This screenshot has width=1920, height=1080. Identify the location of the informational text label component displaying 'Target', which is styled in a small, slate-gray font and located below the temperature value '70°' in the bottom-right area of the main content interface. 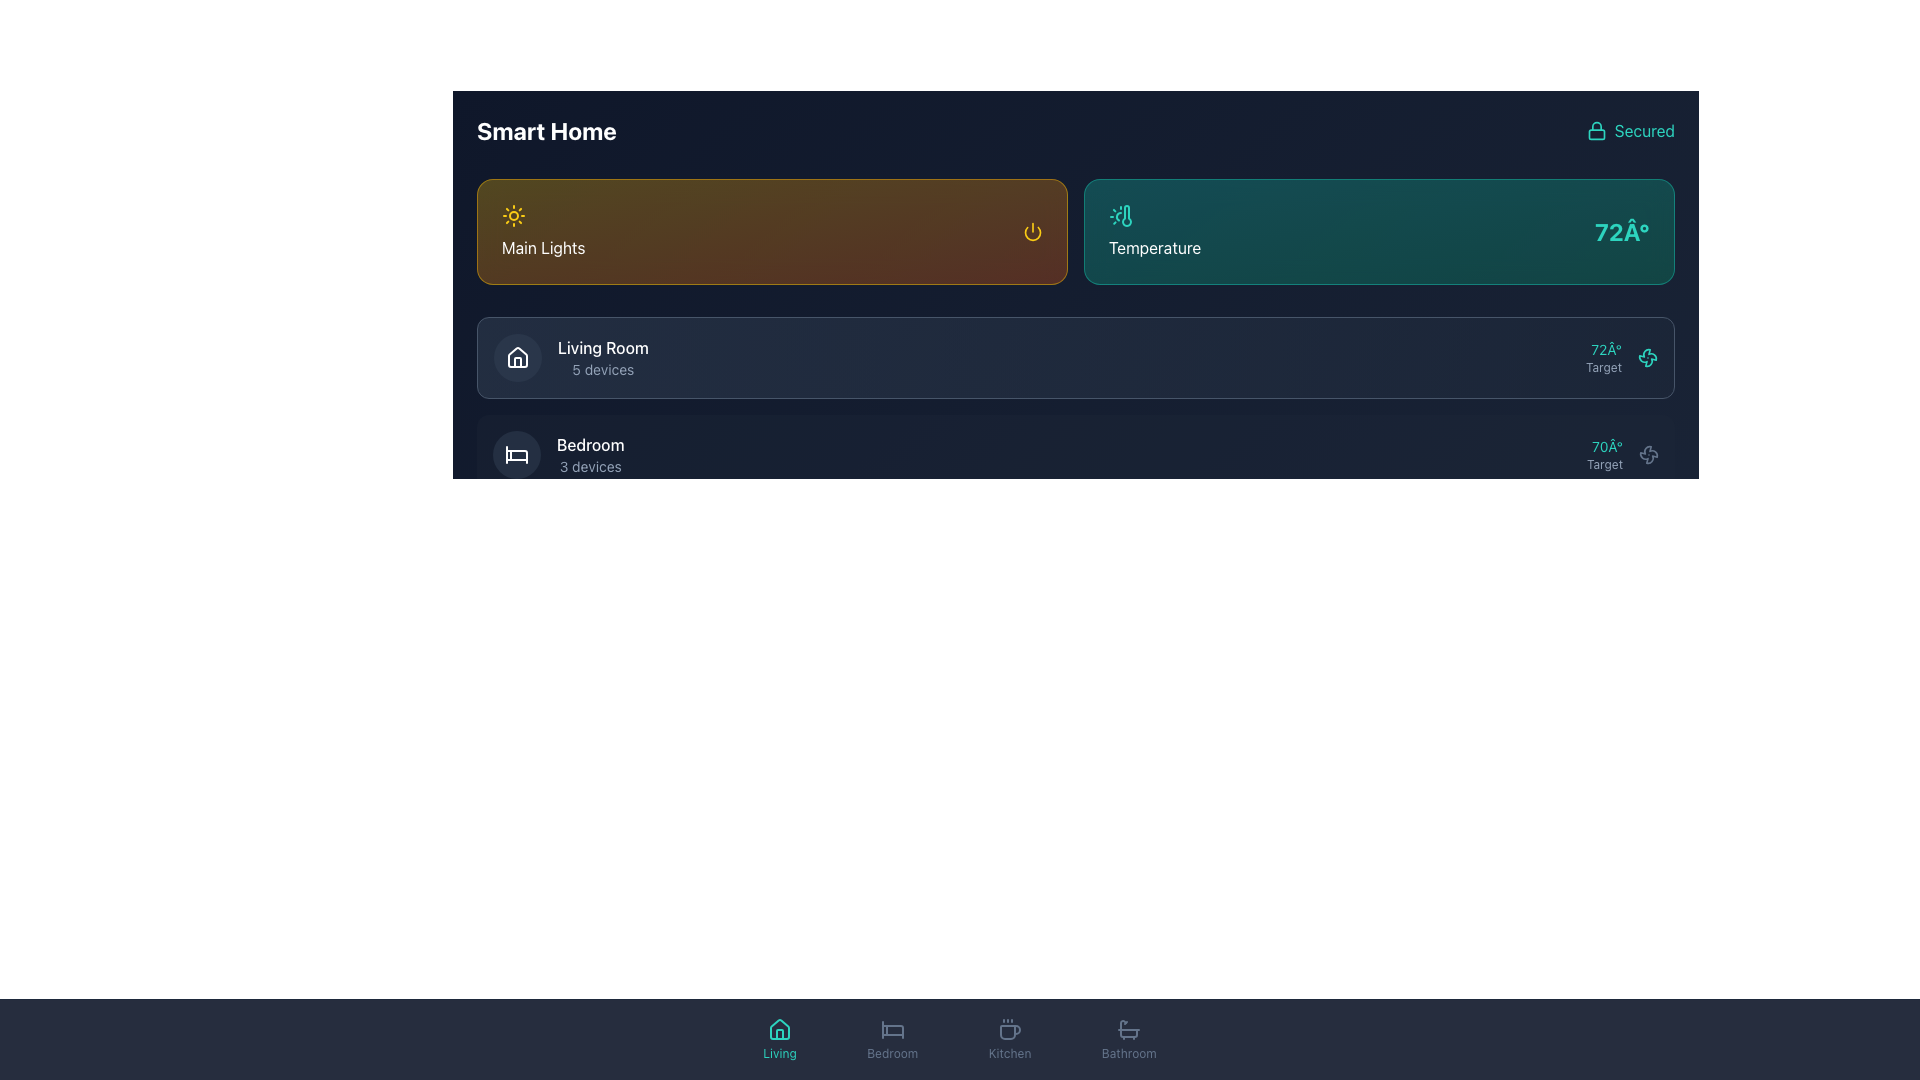
(1605, 465).